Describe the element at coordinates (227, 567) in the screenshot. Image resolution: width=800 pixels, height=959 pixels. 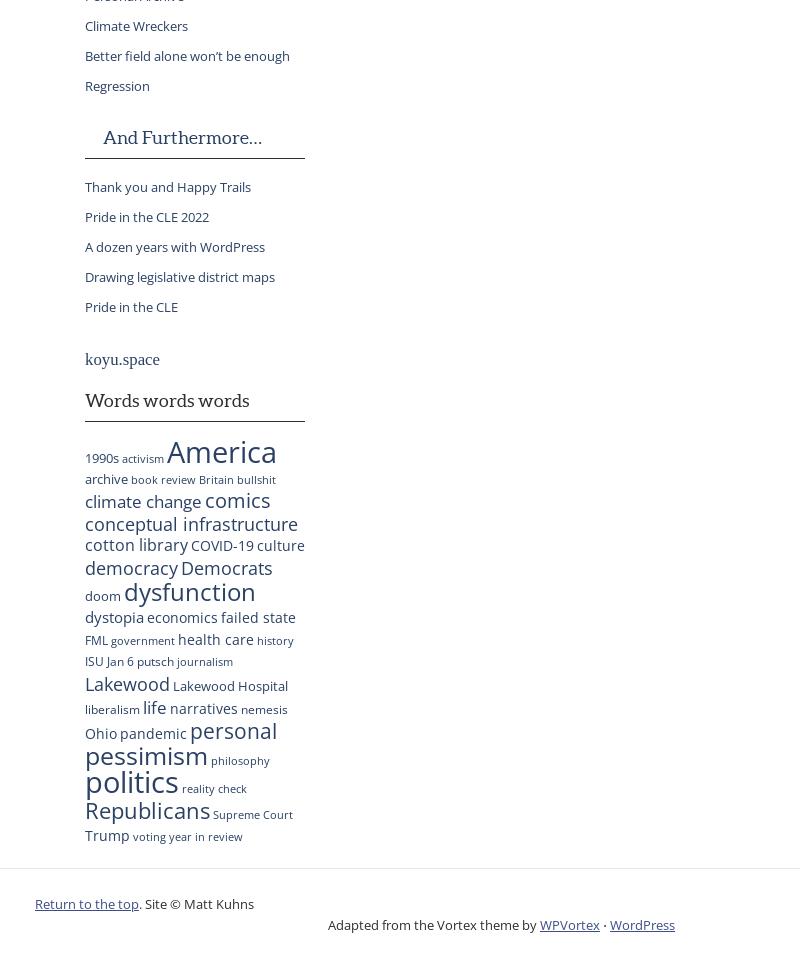
I see `'Democrats'` at that location.